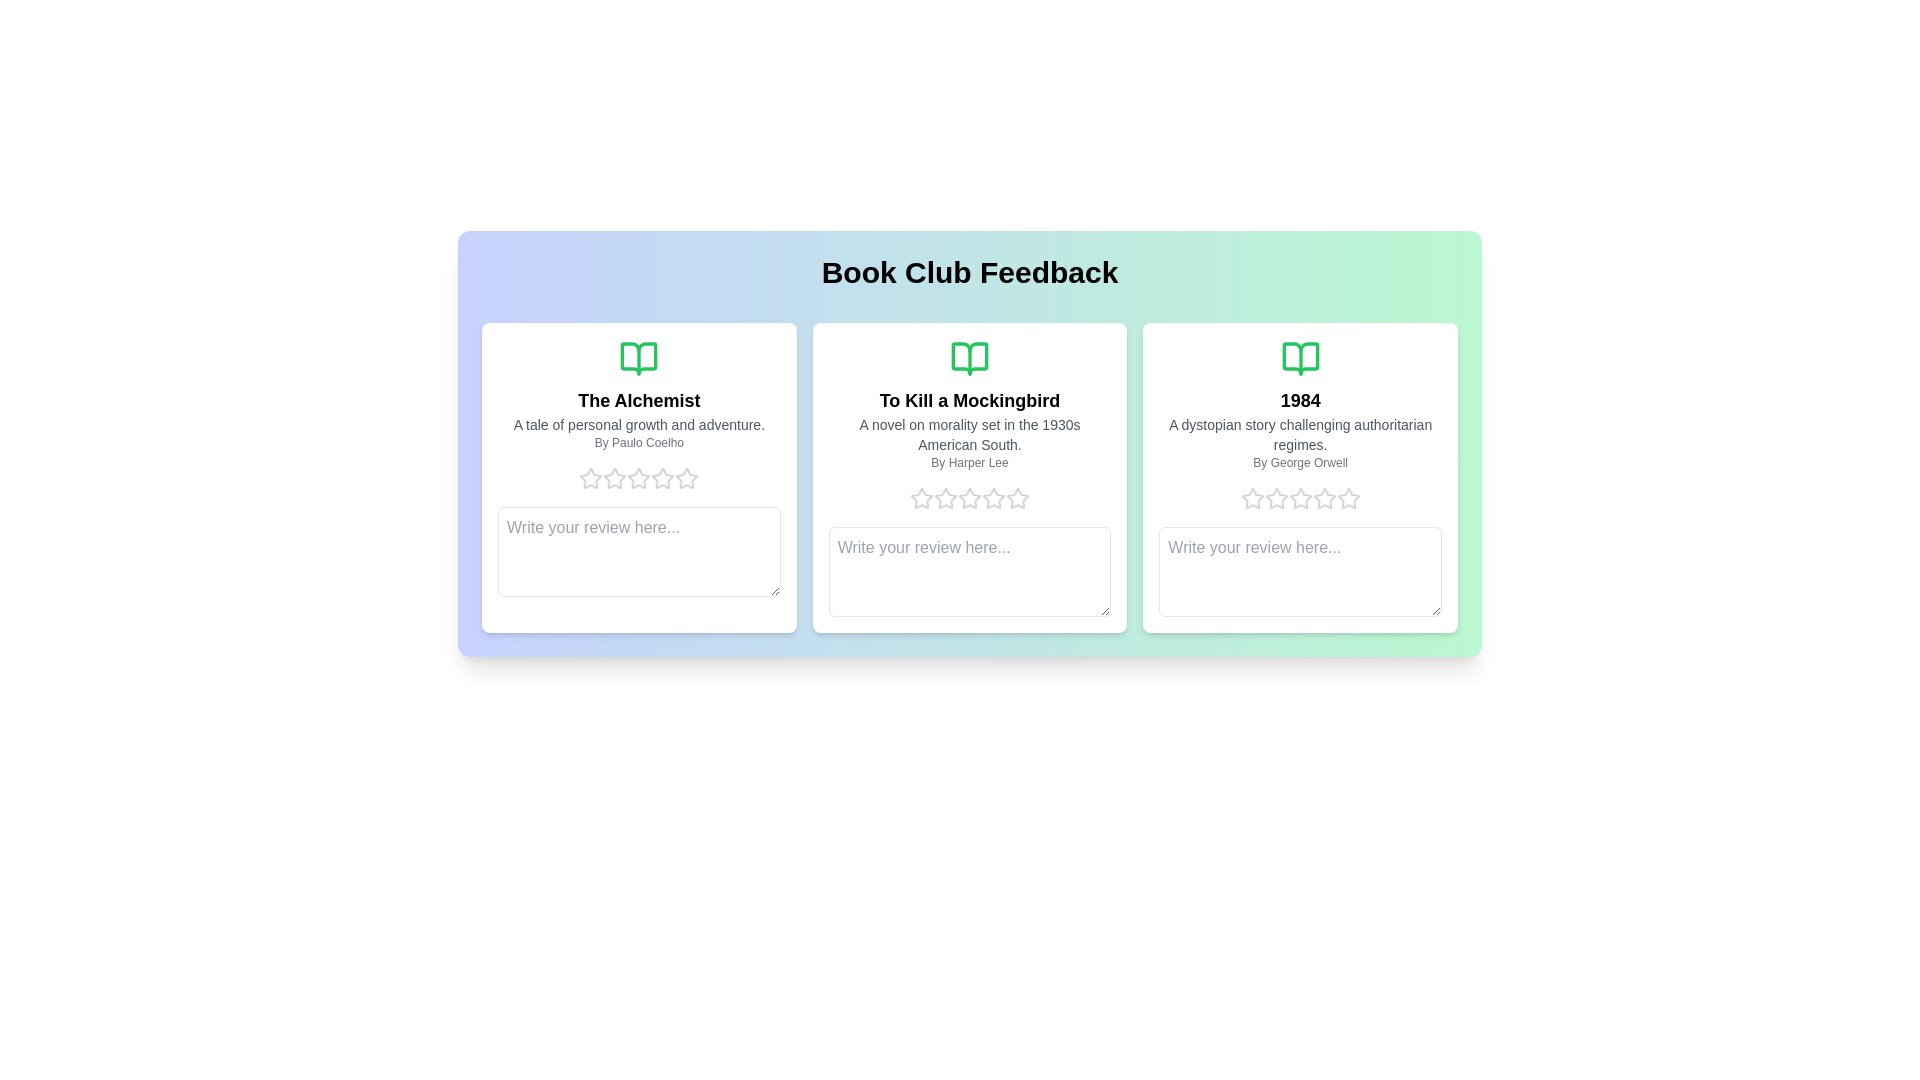  Describe the element at coordinates (1275, 497) in the screenshot. I see `the third star icon from the left` at that location.